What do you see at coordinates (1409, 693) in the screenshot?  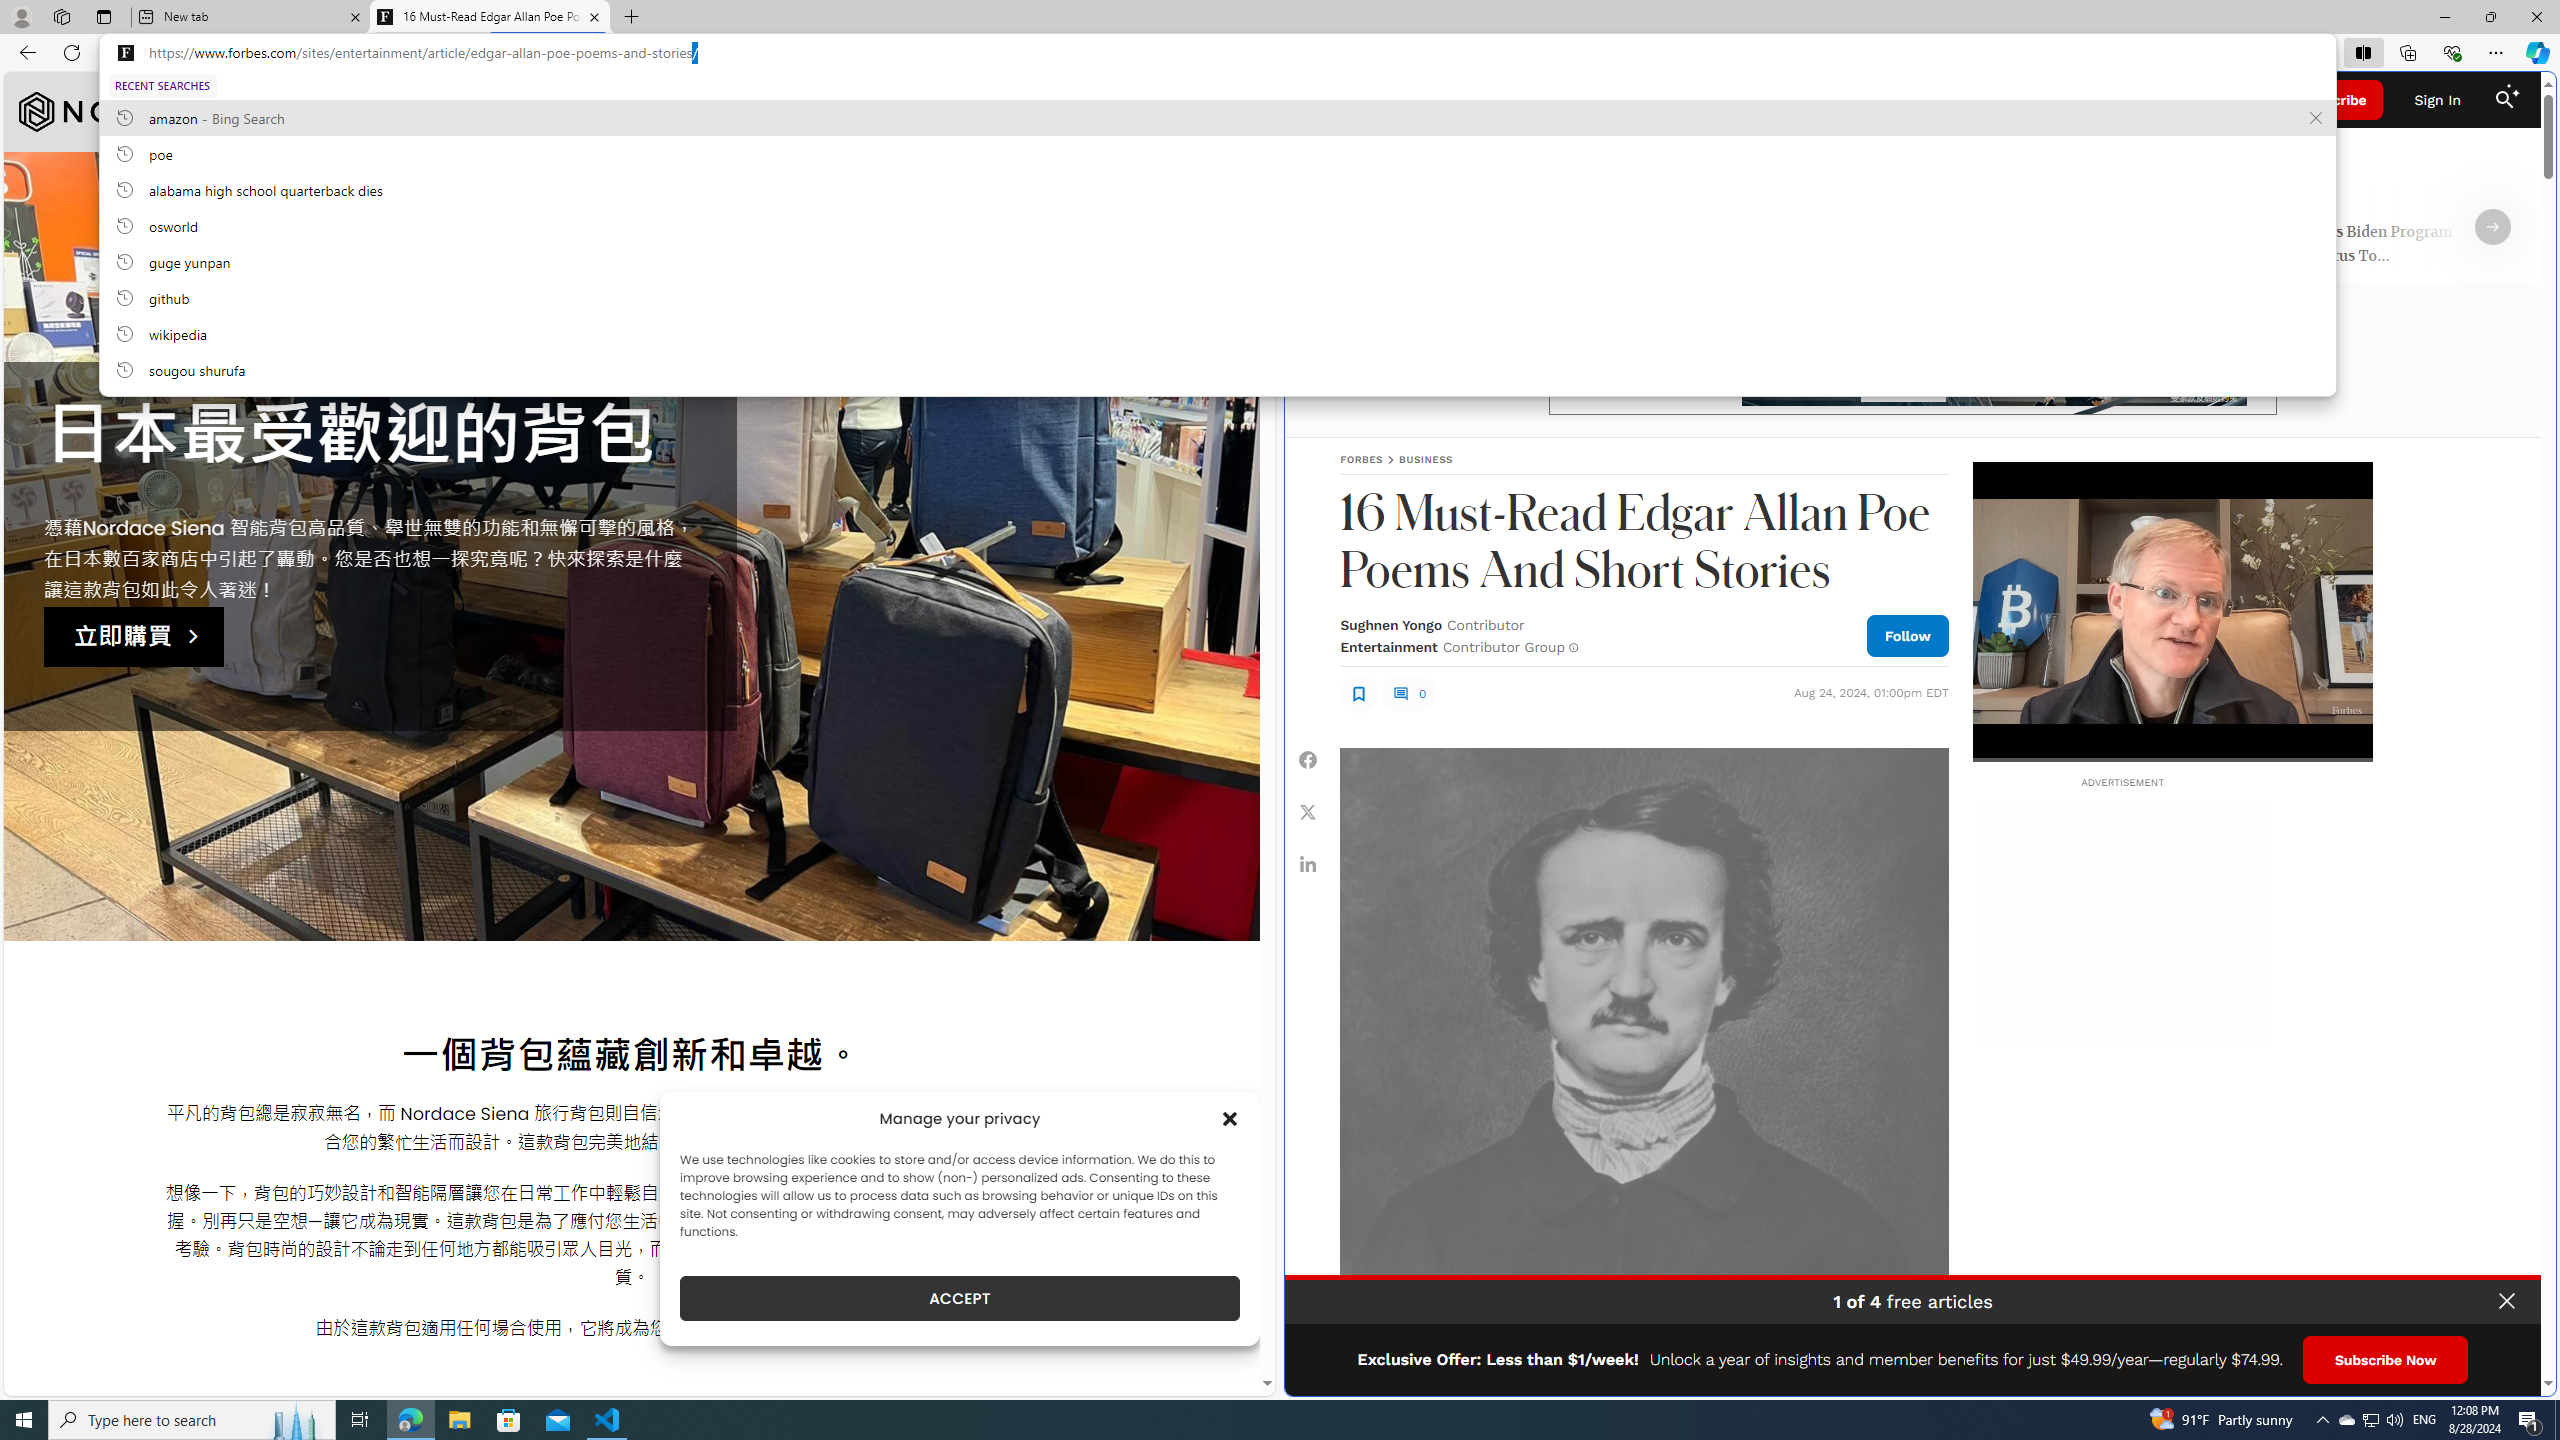 I see `'0'` at bounding box center [1409, 693].